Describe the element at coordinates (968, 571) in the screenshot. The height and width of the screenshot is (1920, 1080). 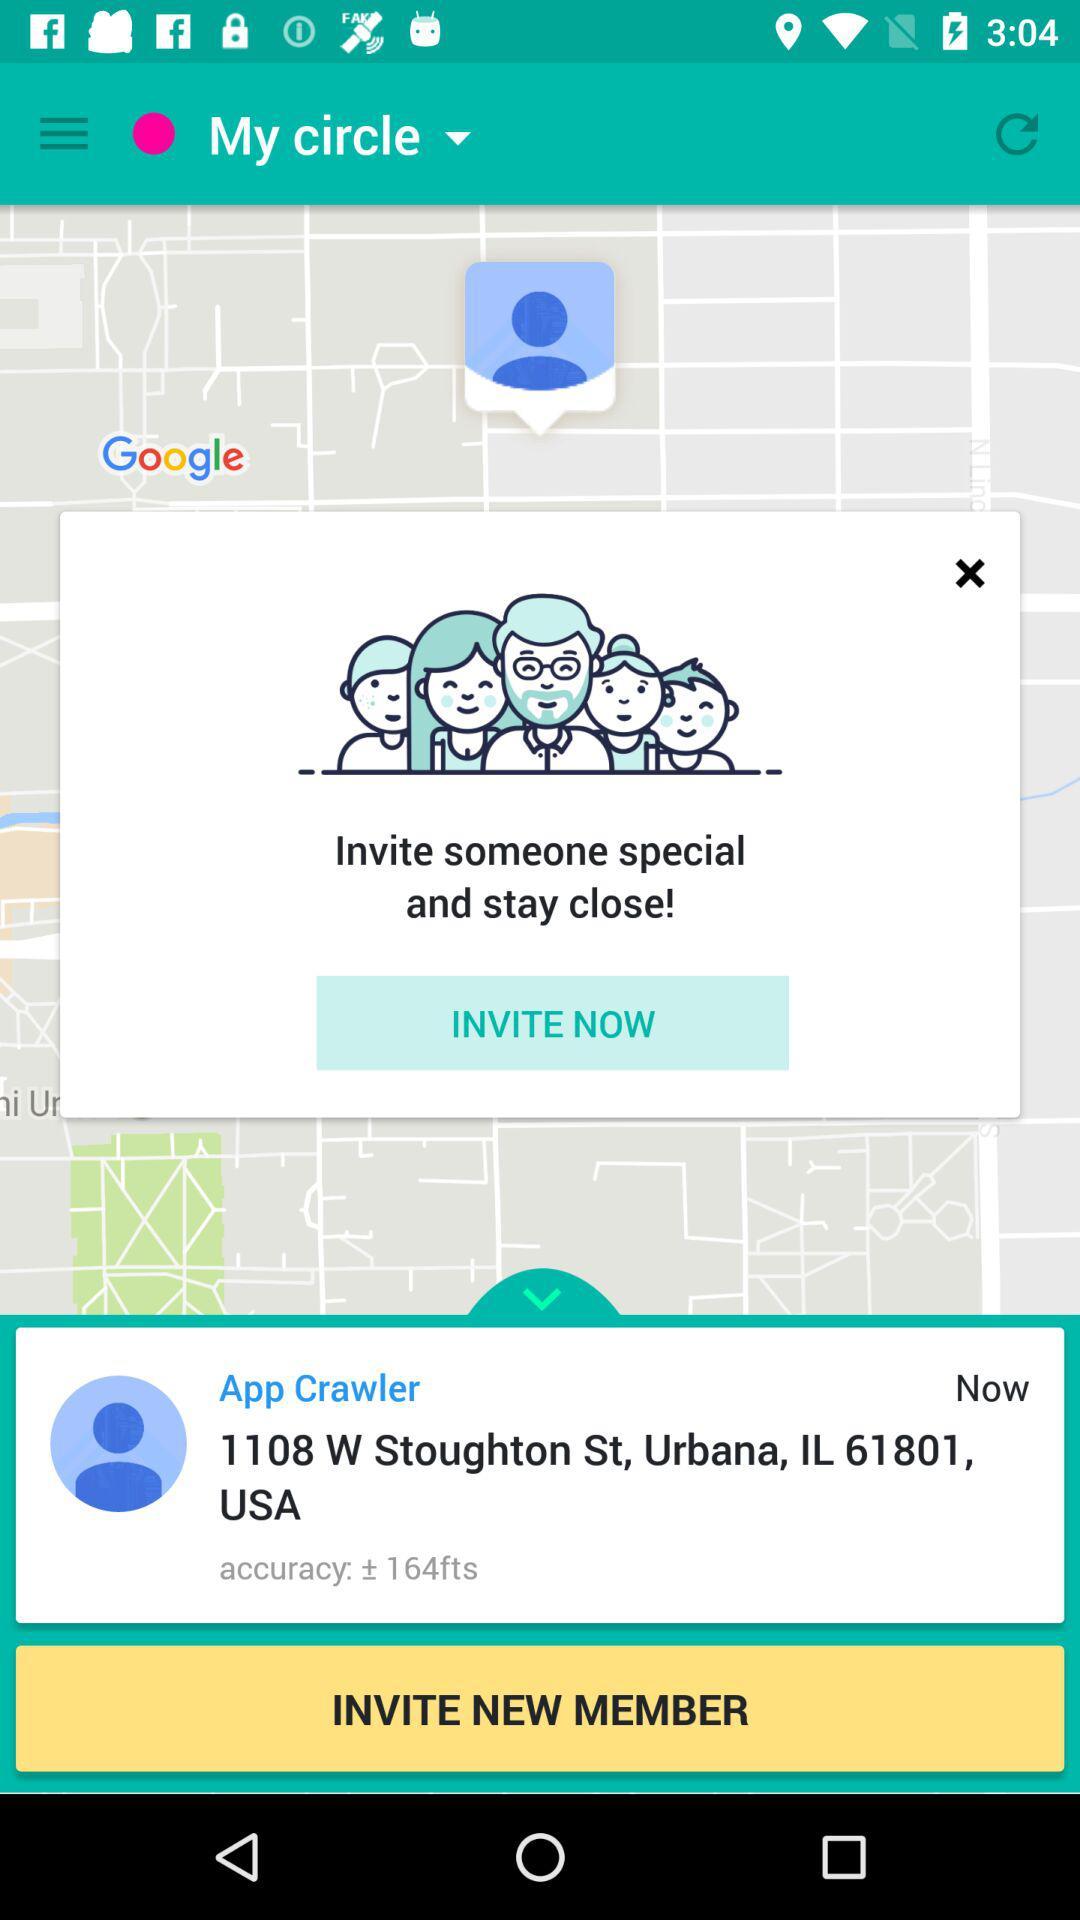
I see `icon above the invite someone special` at that location.